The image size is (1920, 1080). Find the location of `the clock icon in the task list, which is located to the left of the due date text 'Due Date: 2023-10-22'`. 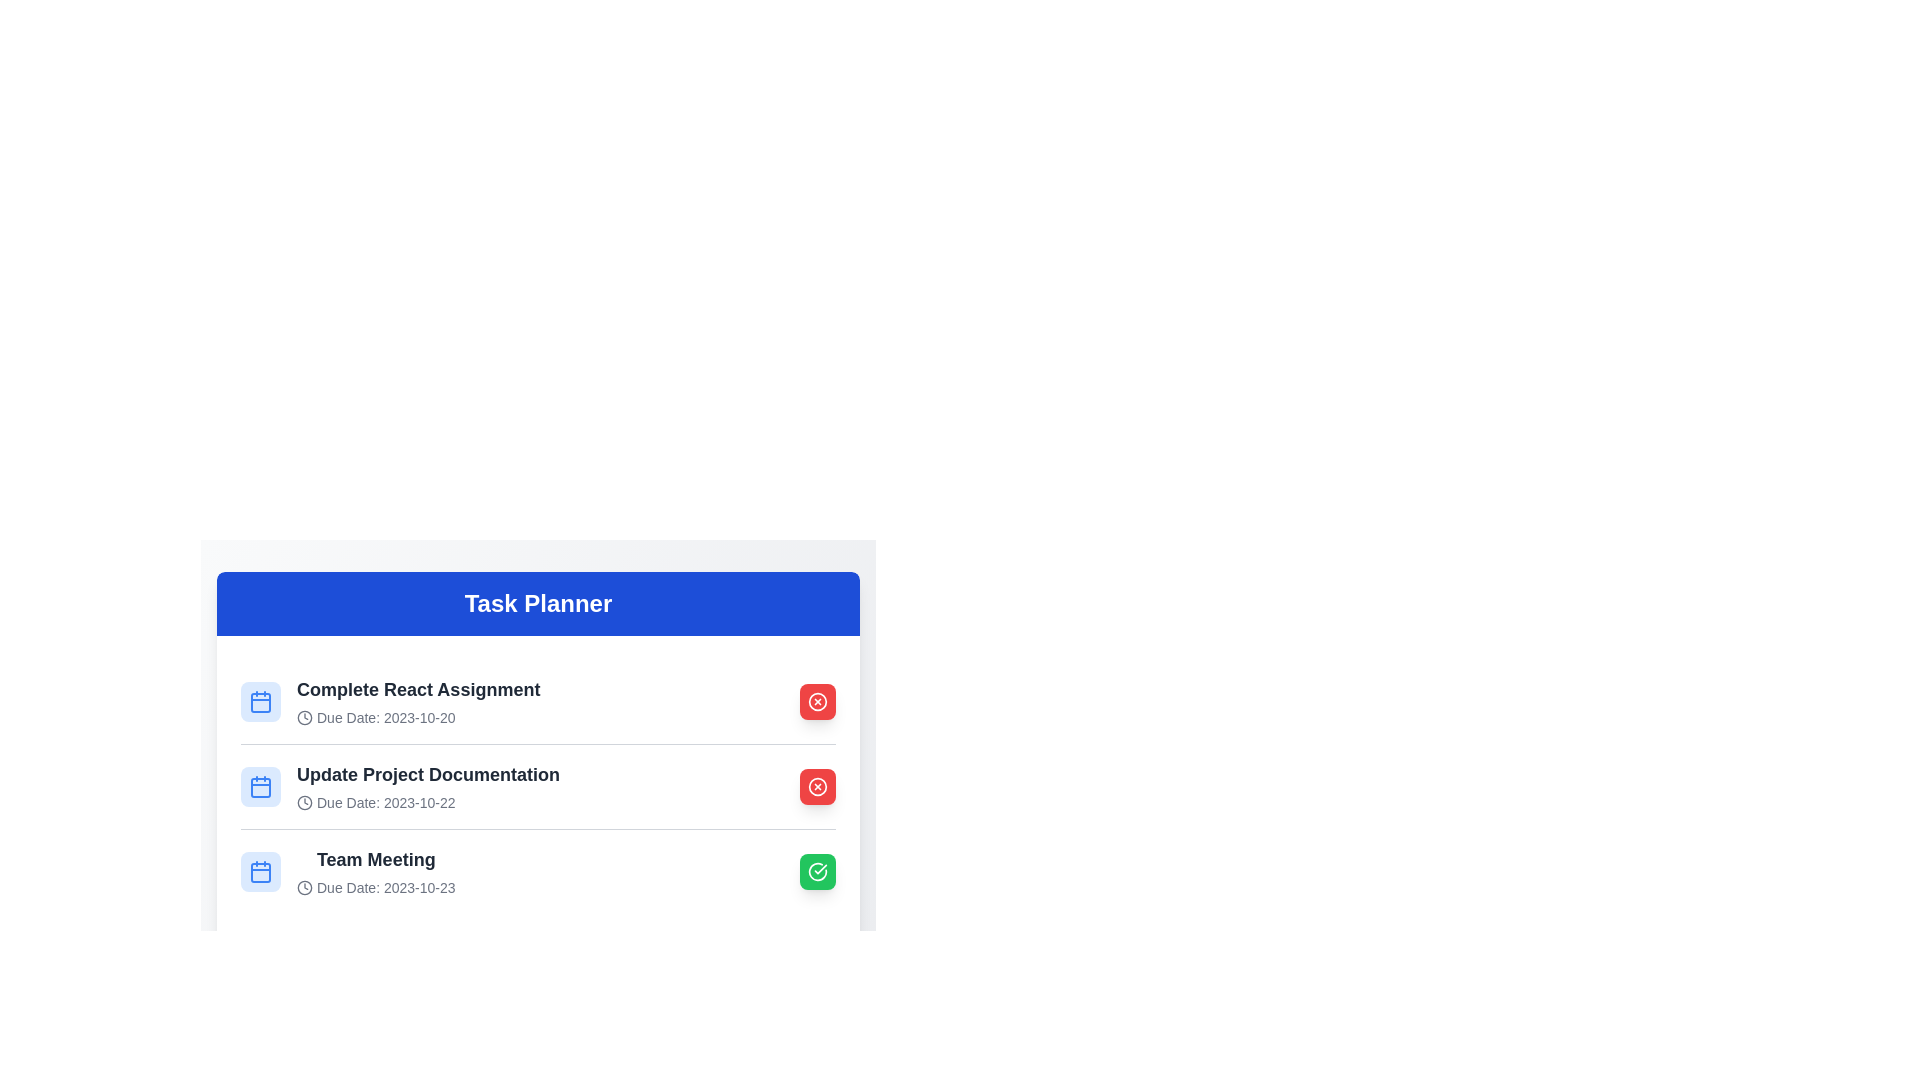

the clock icon in the task list, which is located to the left of the due date text 'Due Date: 2023-10-22' is located at coordinates (304, 801).